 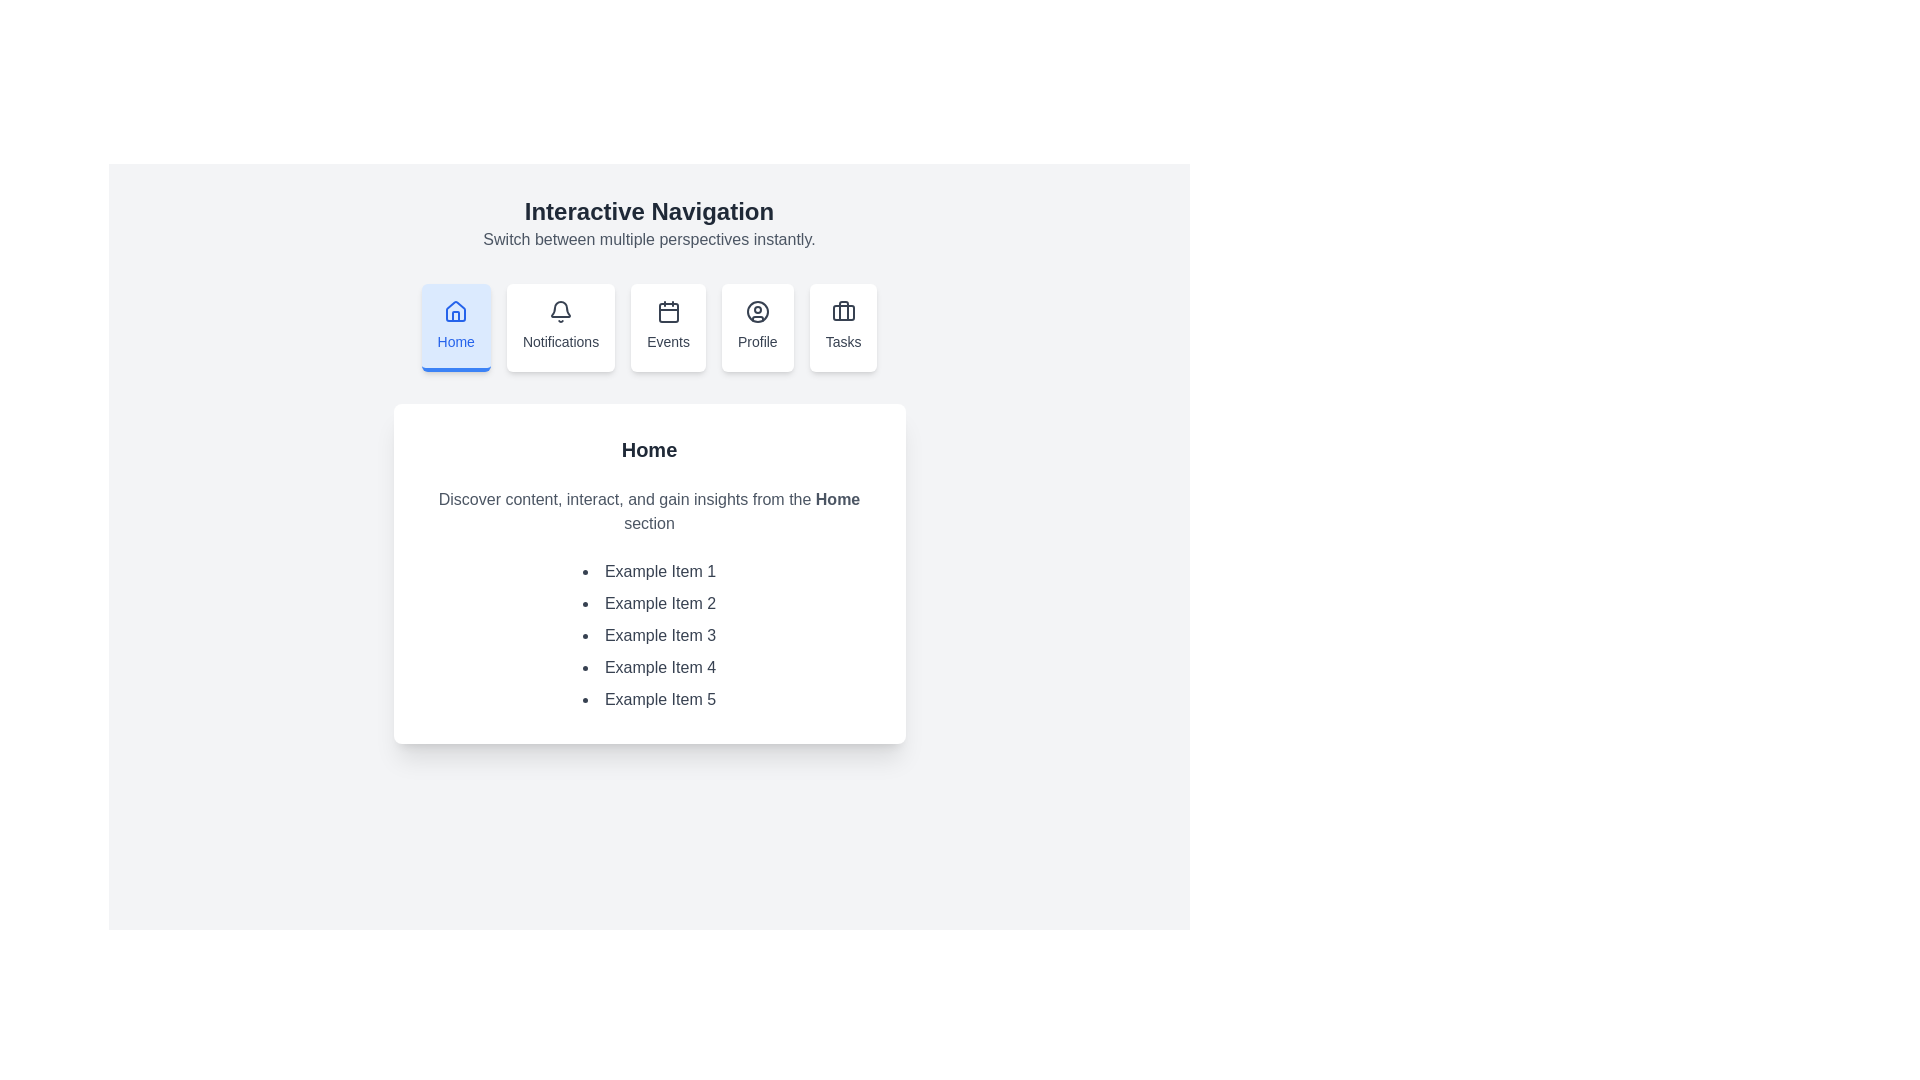 I want to click on the 'Home' text label, which is blue and located below the house icon in the navigation bar on the left side of the interface, so click(x=455, y=341).